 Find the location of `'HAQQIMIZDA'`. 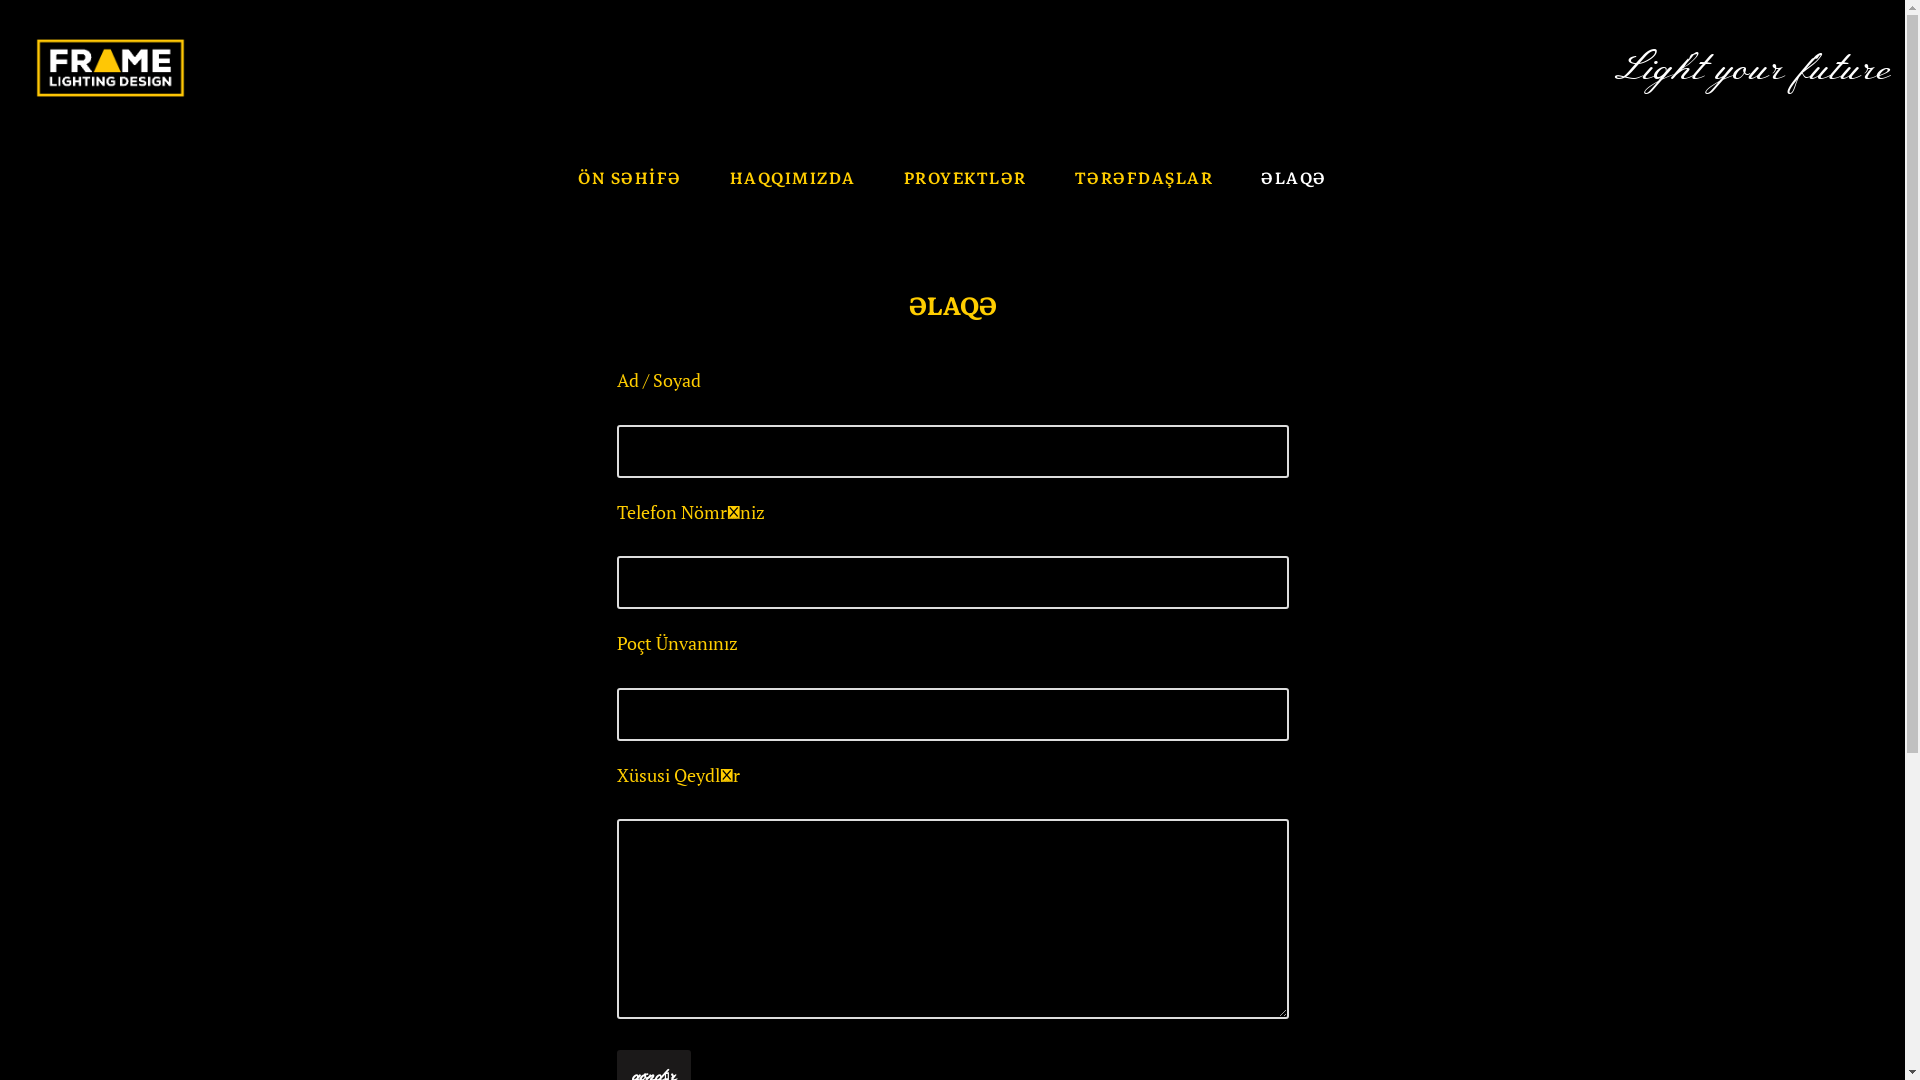

'HAQQIMIZDA' is located at coordinates (791, 176).